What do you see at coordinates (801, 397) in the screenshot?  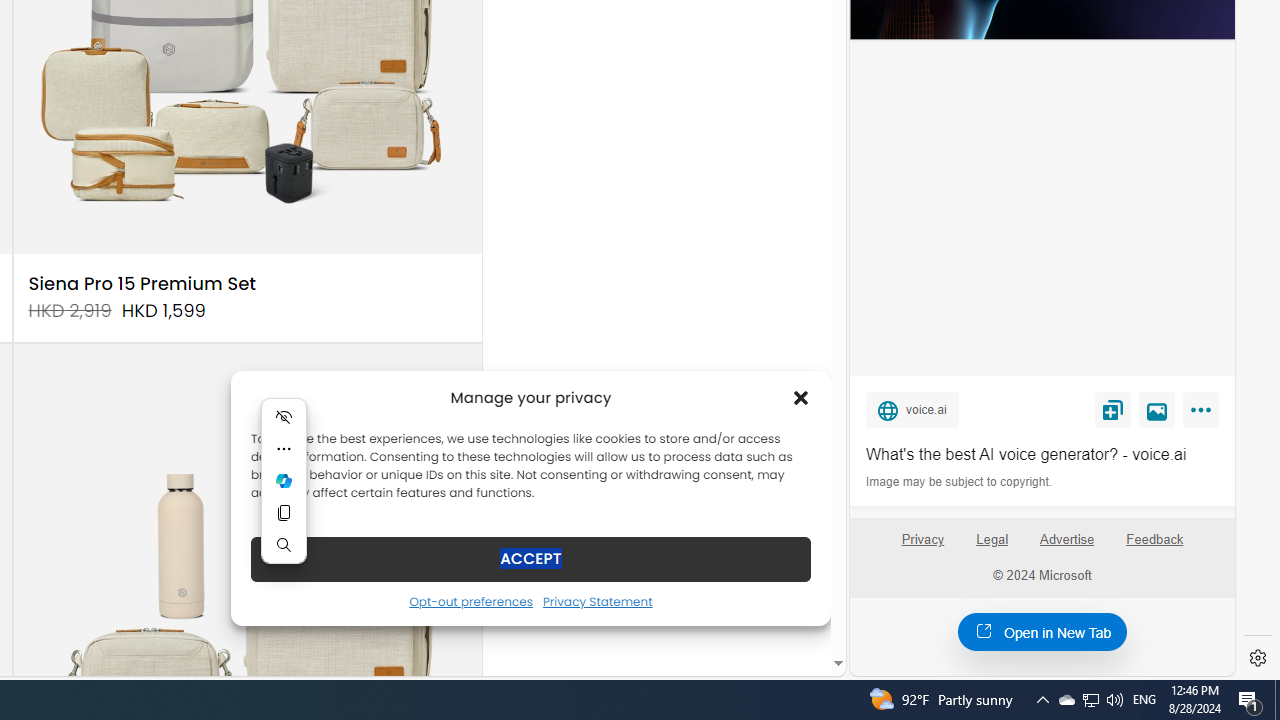 I see `'Class: cmplz-close'` at bounding box center [801, 397].